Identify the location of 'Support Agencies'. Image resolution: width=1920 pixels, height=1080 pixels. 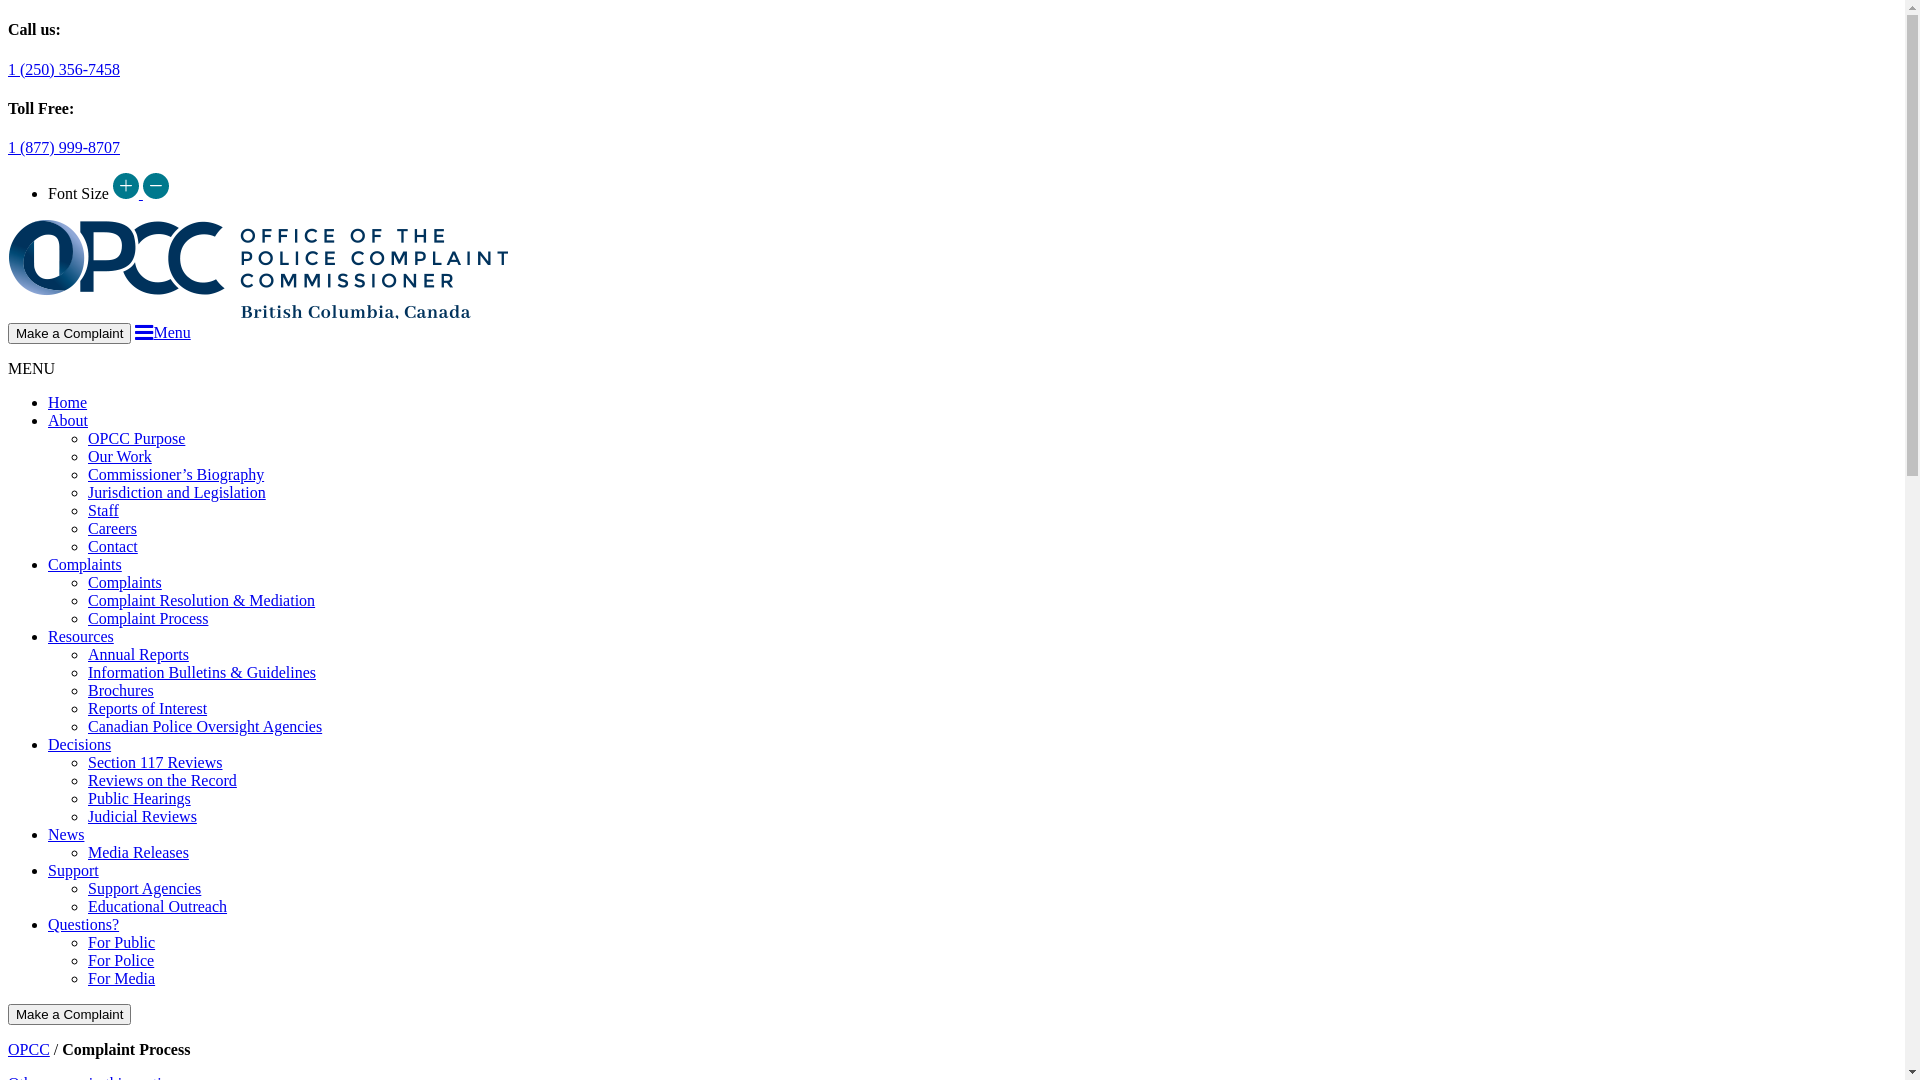
(143, 887).